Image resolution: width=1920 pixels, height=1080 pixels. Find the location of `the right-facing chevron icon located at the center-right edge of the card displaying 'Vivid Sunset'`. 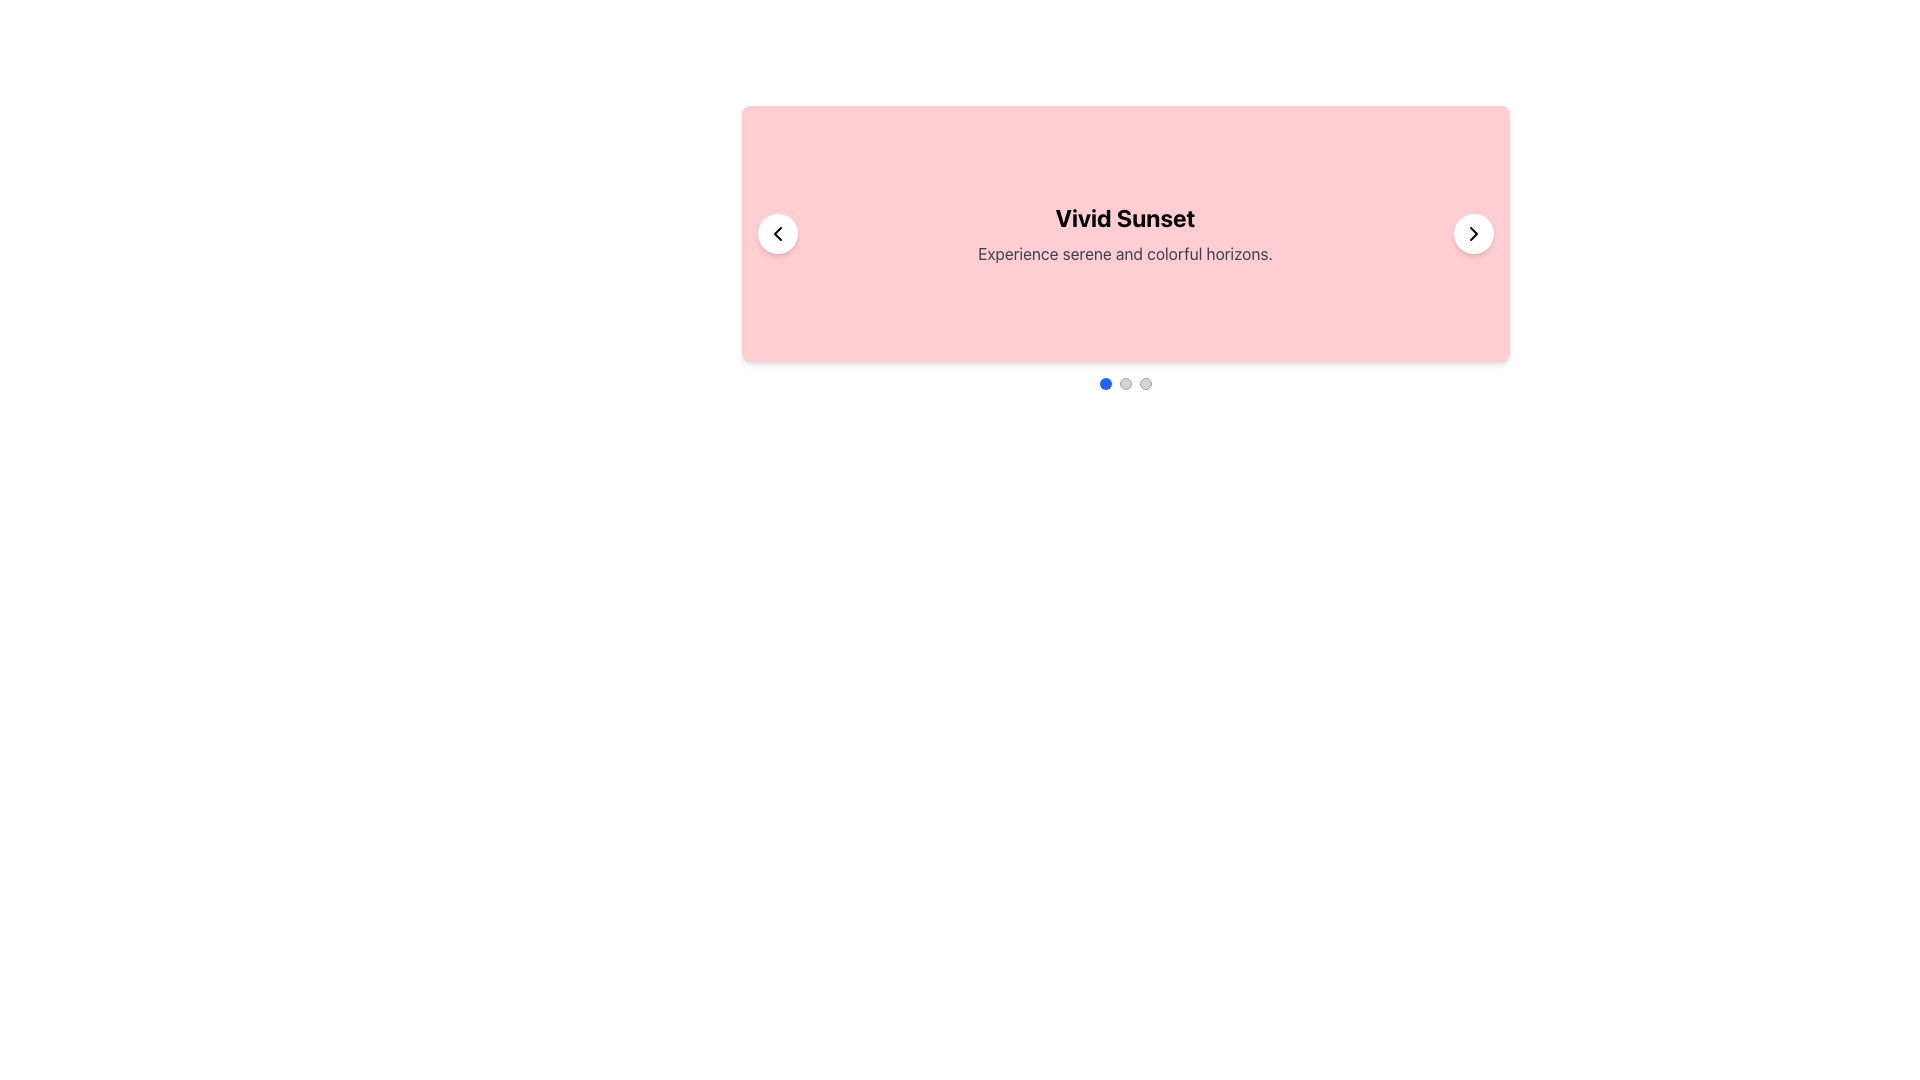

the right-facing chevron icon located at the center-right edge of the card displaying 'Vivid Sunset' is located at coordinates (1473, 233).